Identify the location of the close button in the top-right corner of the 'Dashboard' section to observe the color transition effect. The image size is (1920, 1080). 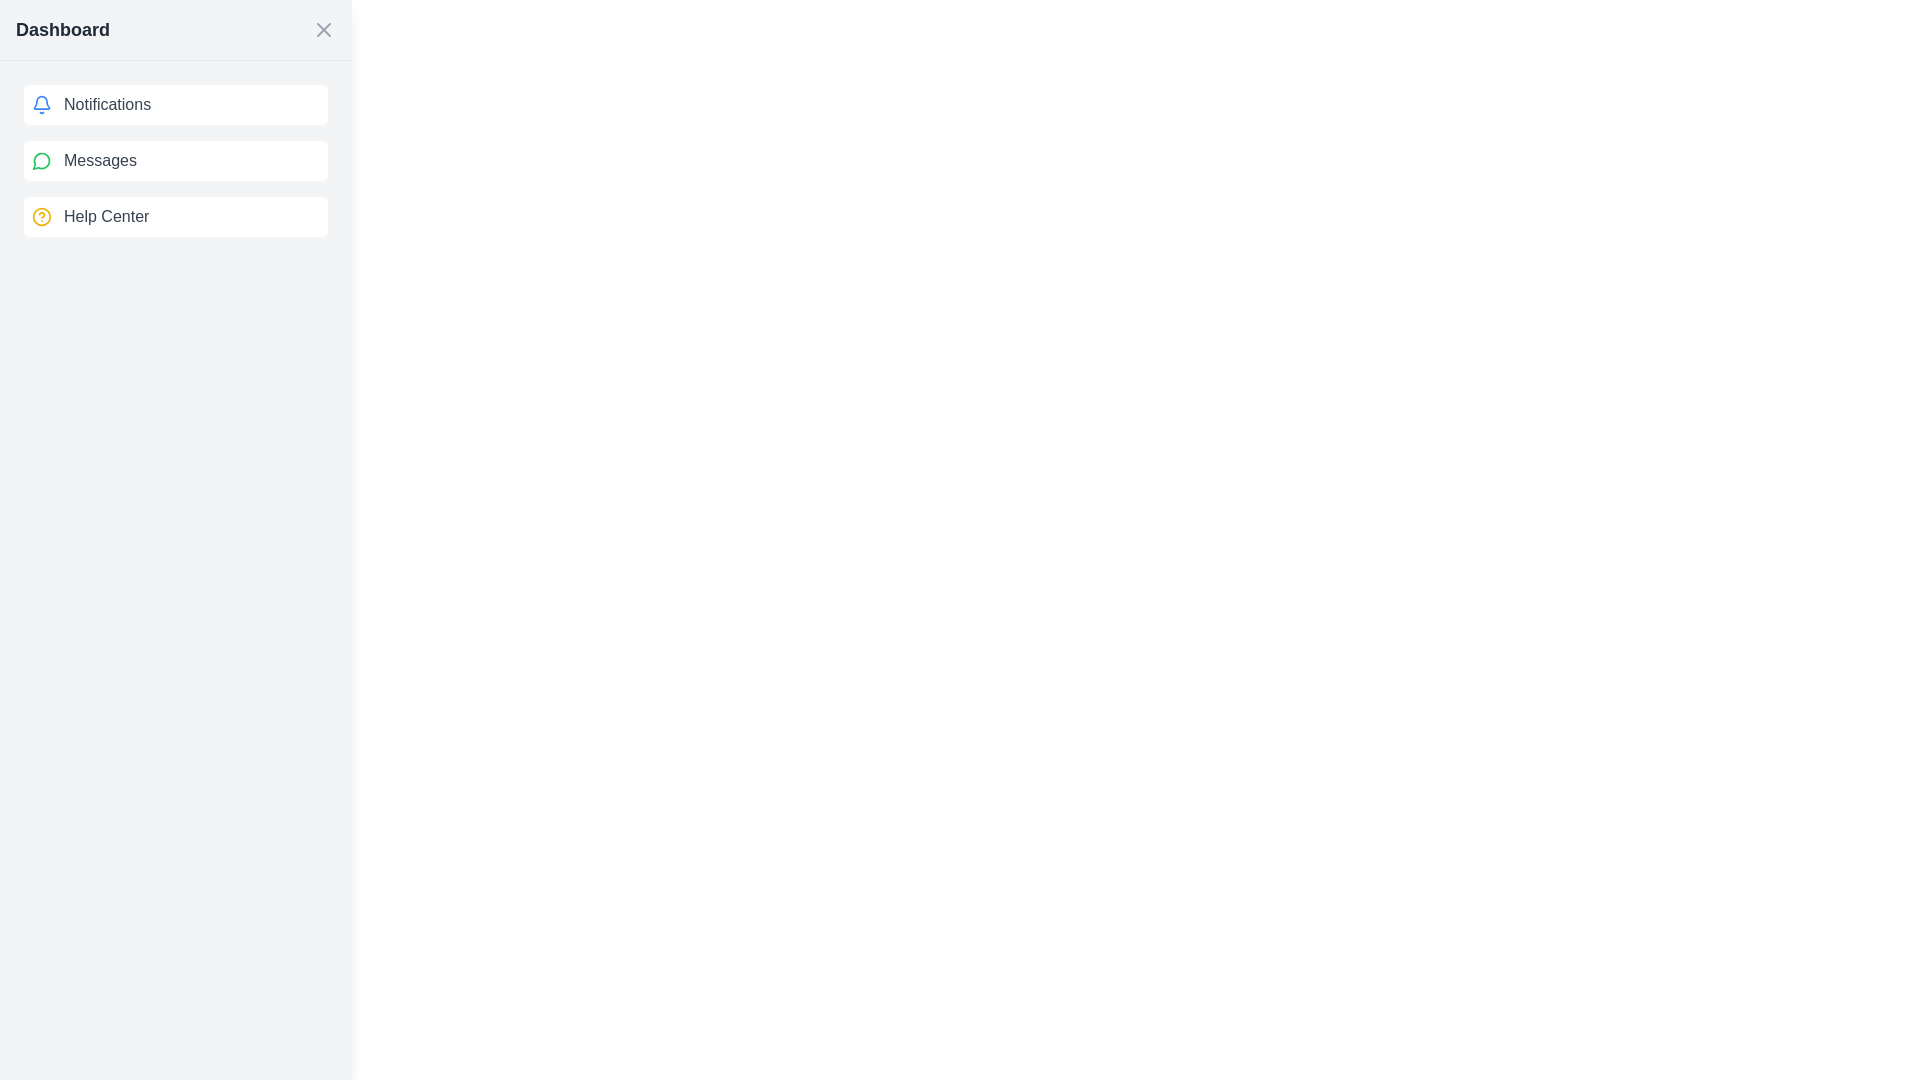
(324, 30).